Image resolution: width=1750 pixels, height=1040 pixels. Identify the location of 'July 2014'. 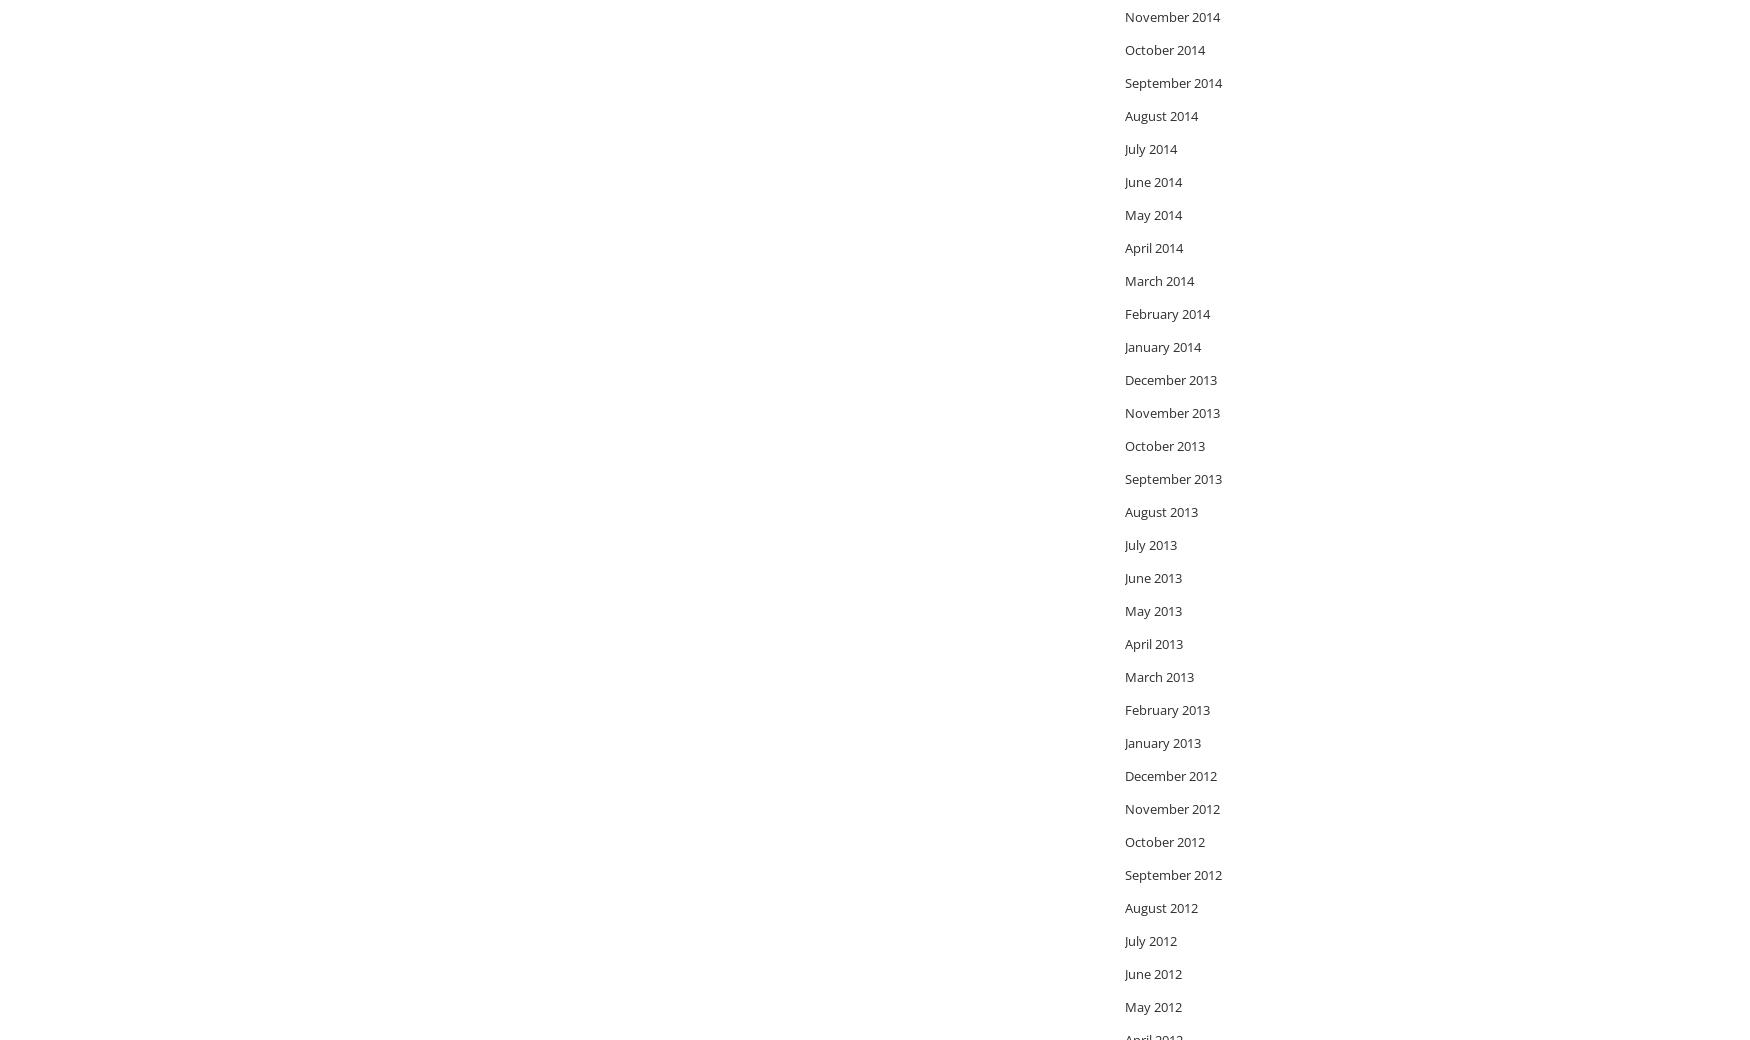
(1149, 147).